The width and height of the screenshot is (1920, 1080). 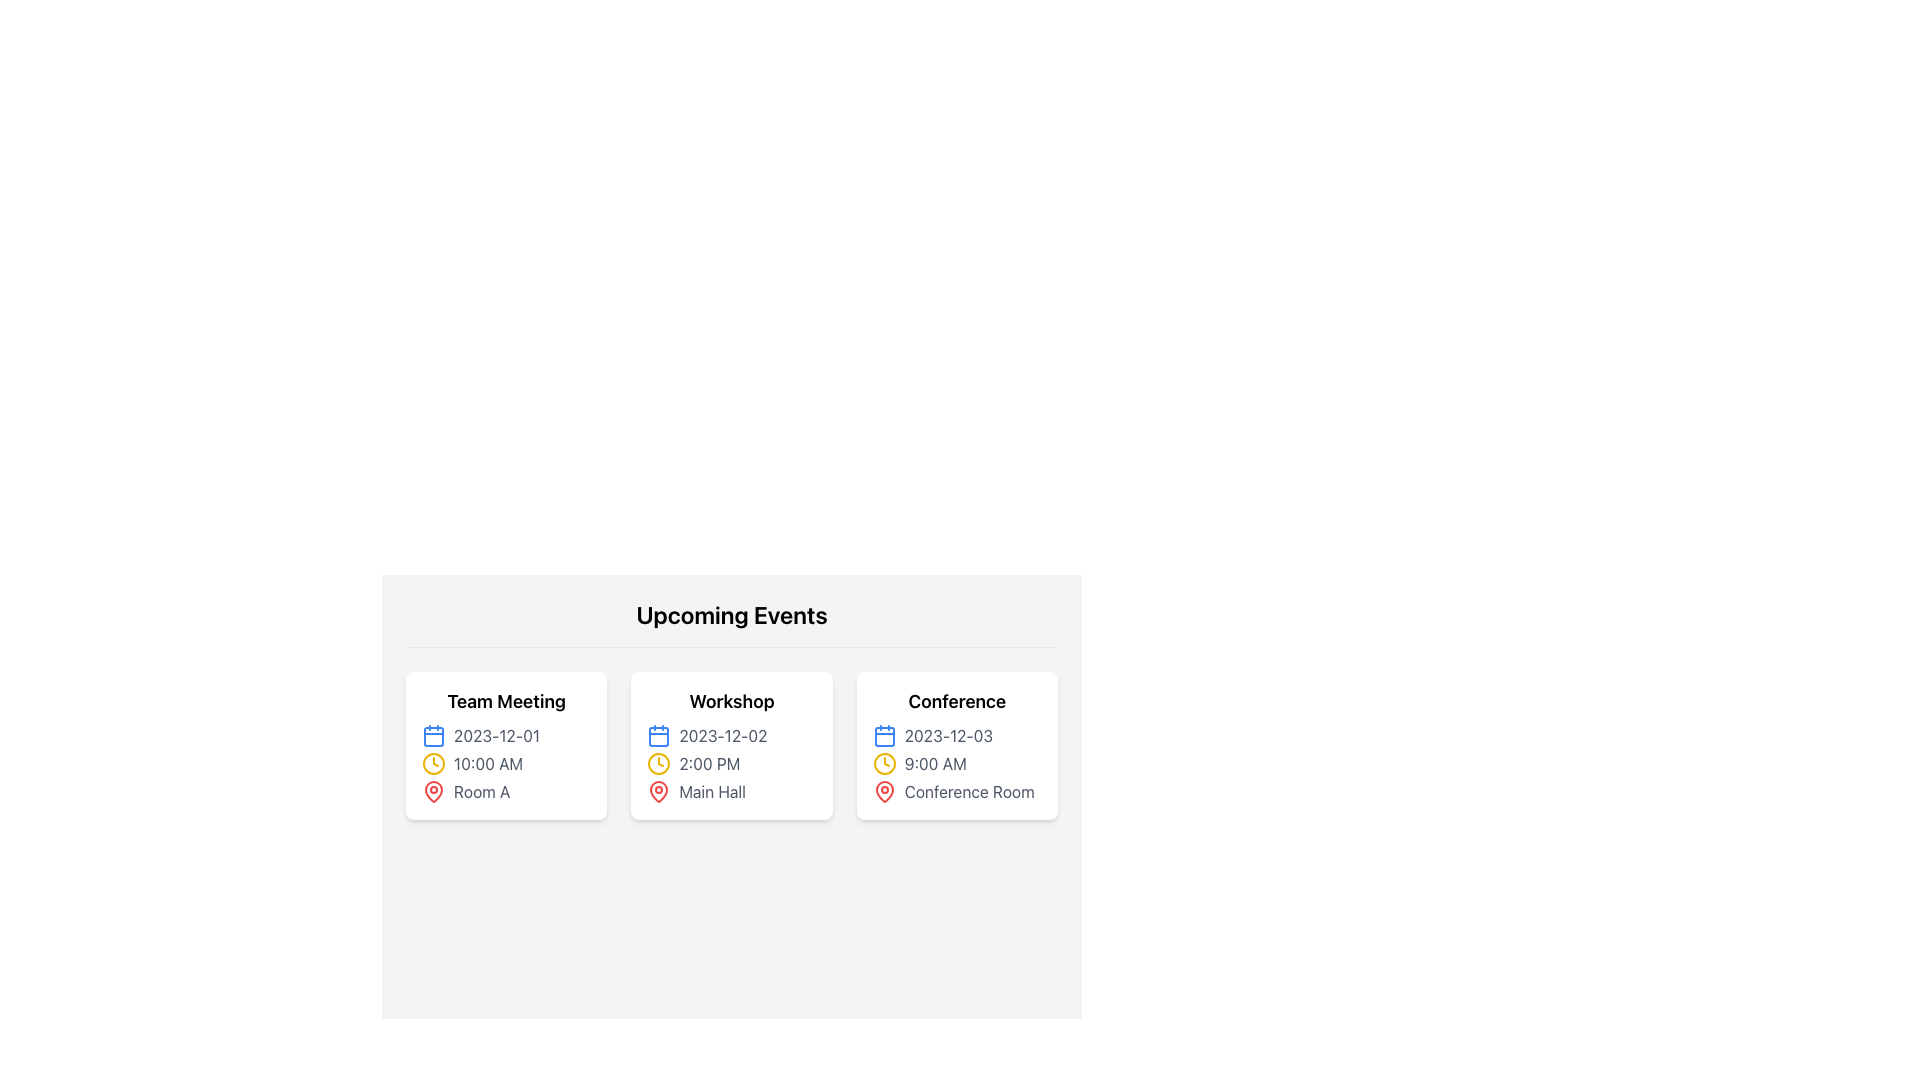 What do you see at coordinates (432, 736) in the screenshot?
I see `the basic rectangular graphic that serves as the base of the calendar icon in the 'Upcoming Events' section` at bounding box center [432, 736].